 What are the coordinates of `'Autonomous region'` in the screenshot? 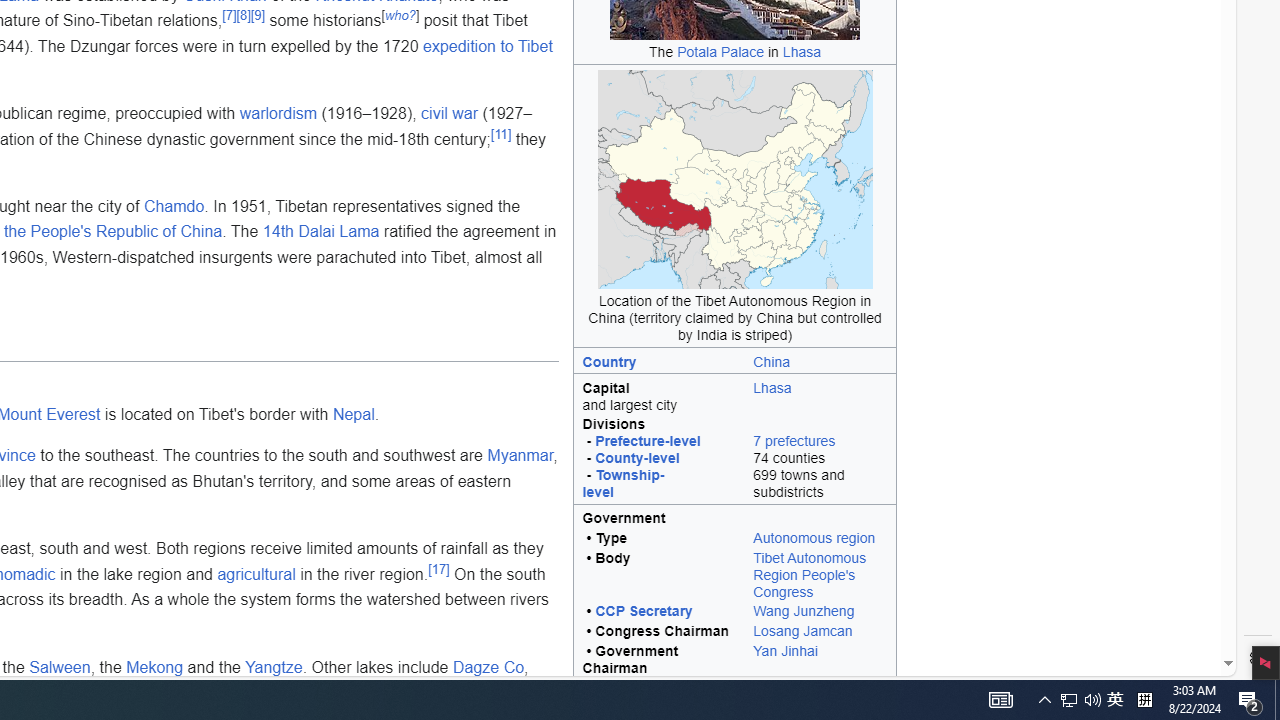 It's located at (814, 537).